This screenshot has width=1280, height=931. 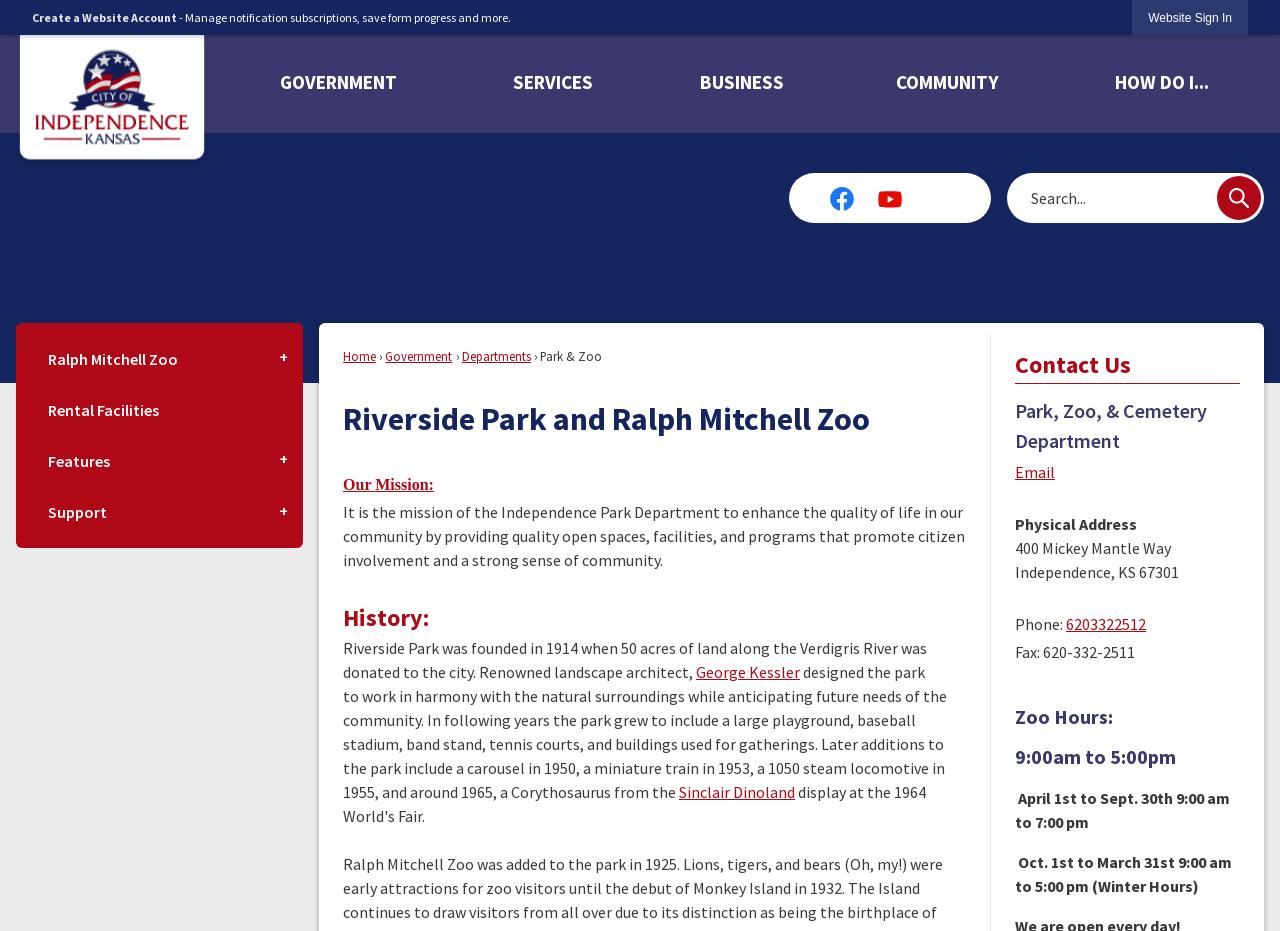 What do you see at coordinates (112, 357) in the screenshot?
I see `'Ralph Mitchell Zoo'` at bounding box center [112, 357].